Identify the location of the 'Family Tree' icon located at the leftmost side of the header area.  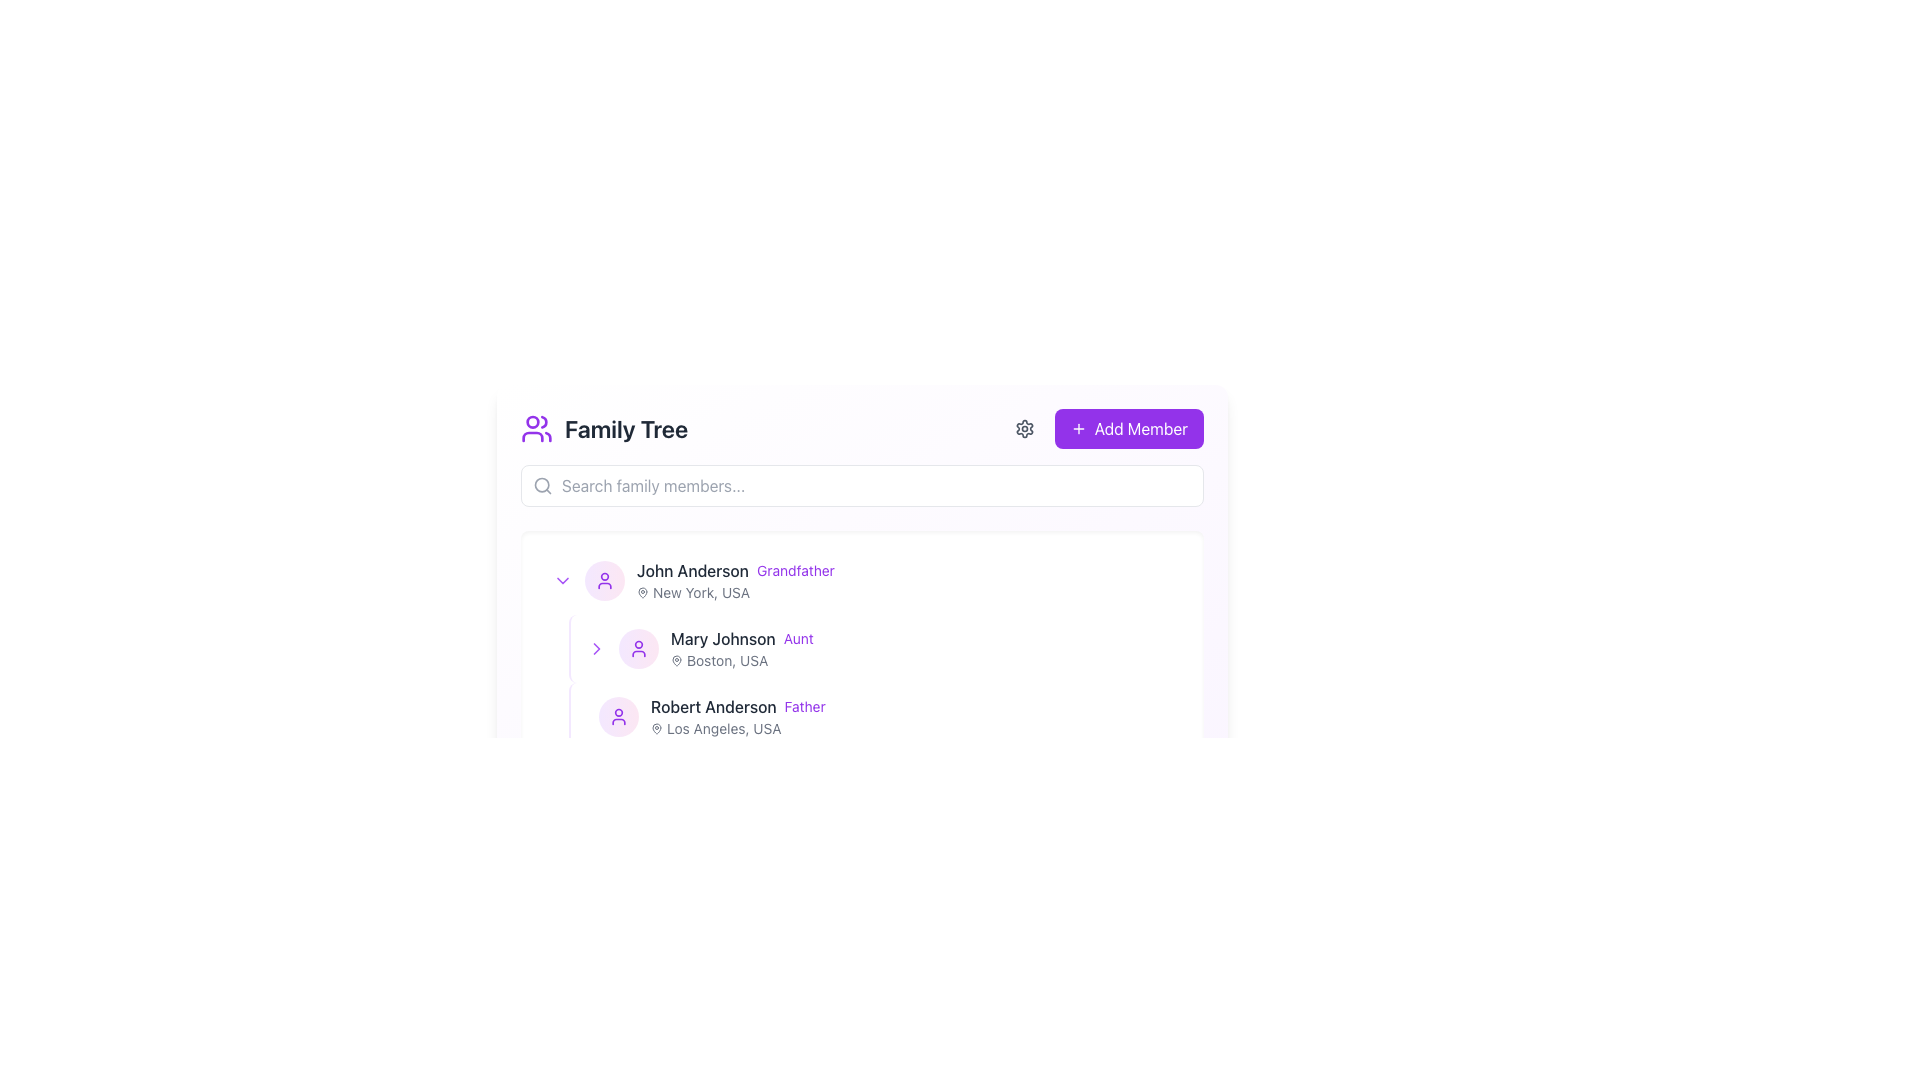
(537, 427).